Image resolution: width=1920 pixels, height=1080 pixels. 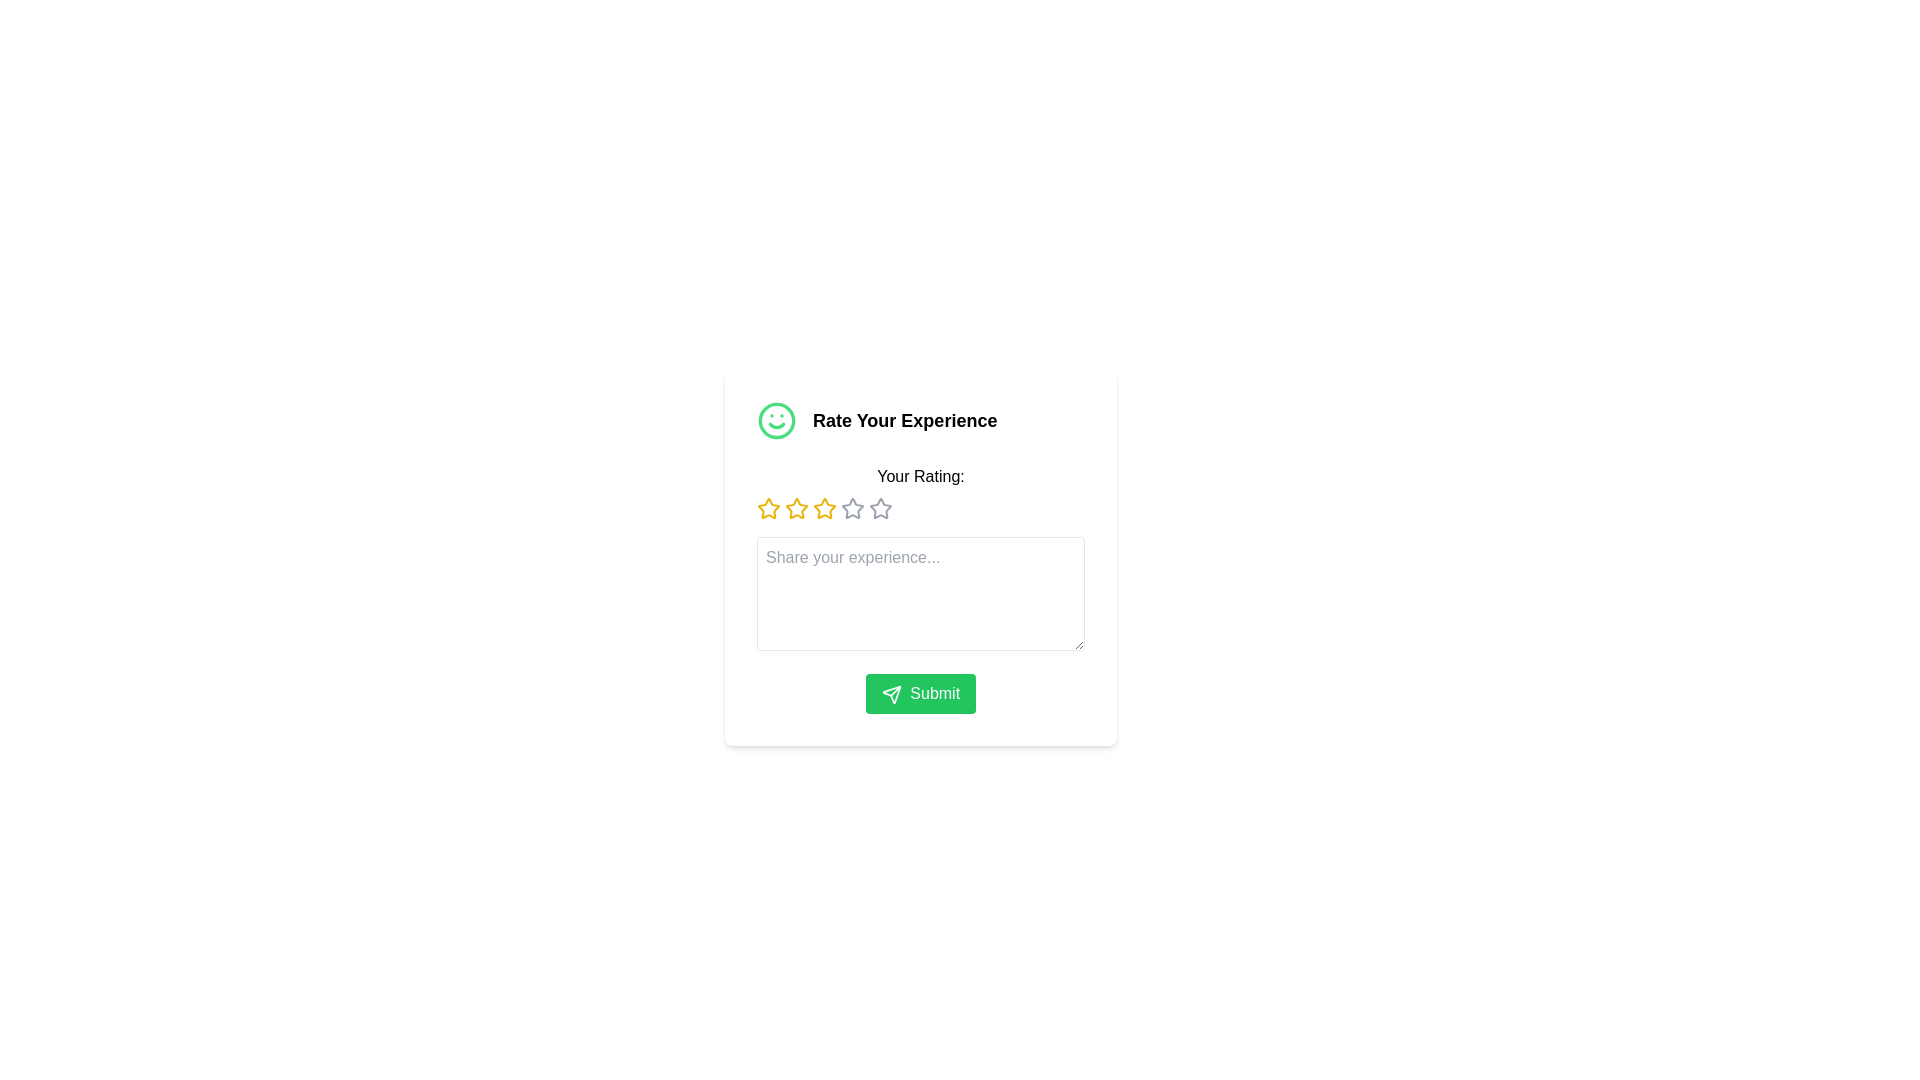 What do you see at coordinates (920, 508) in the screenshot?
I see `the interactive stars in the rating bar located beneath 'Your Rating:'` at bounding box center [920, 508].